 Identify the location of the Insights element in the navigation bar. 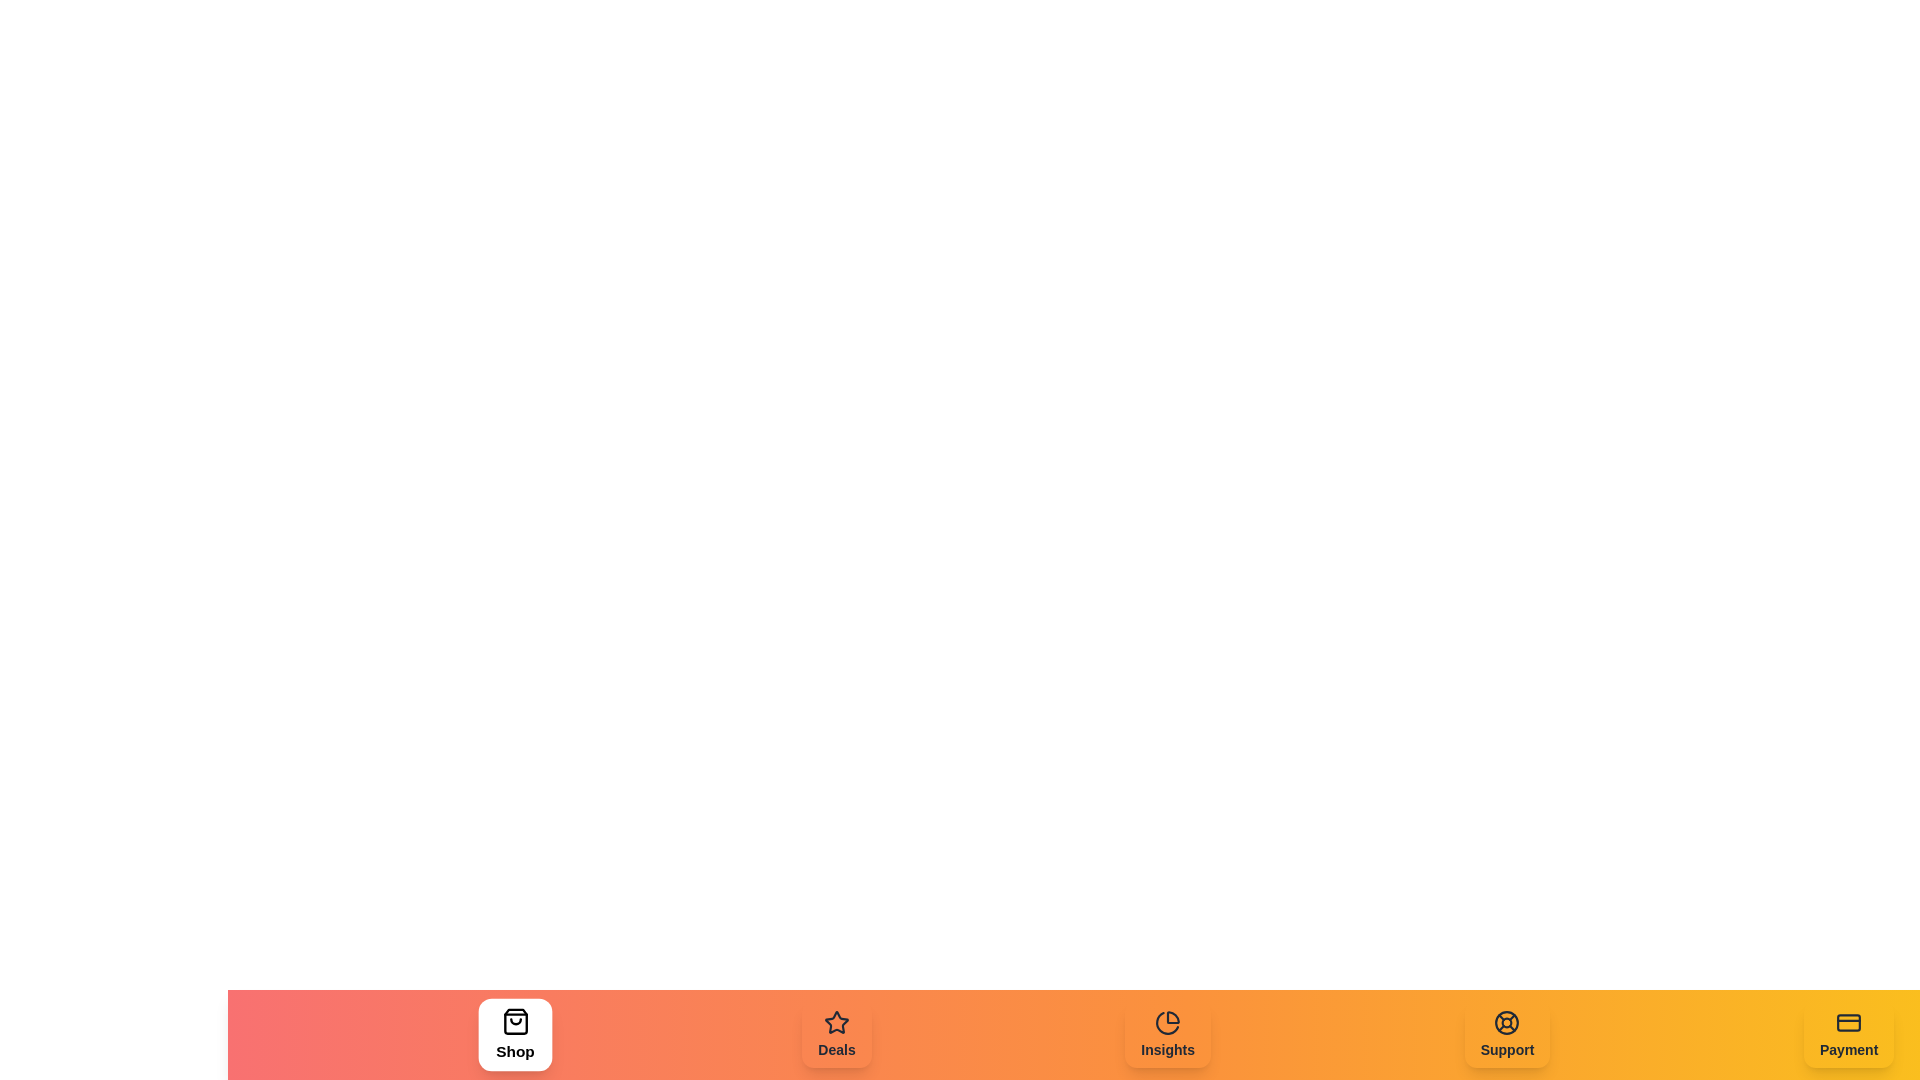
(1167, 1034).